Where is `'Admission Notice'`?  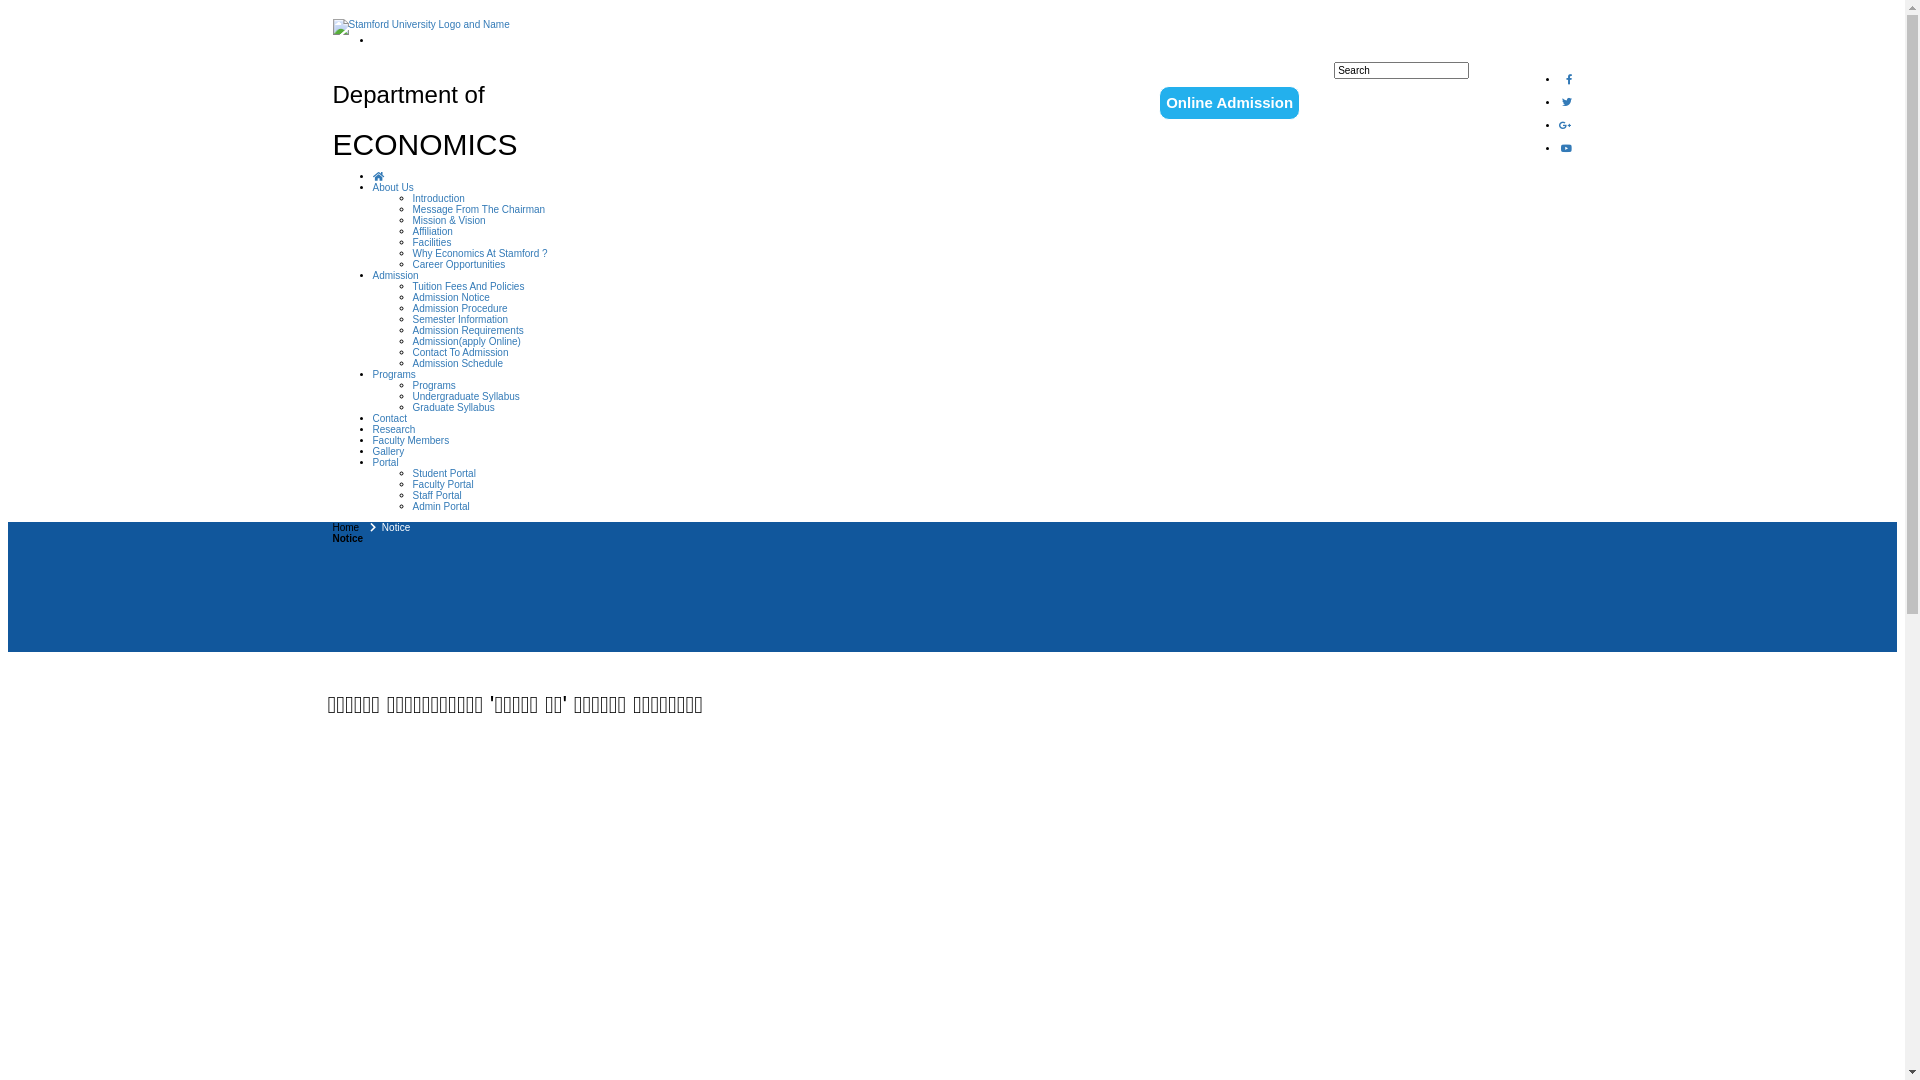 'Admission Notice' is located at coordinates (449, 297).